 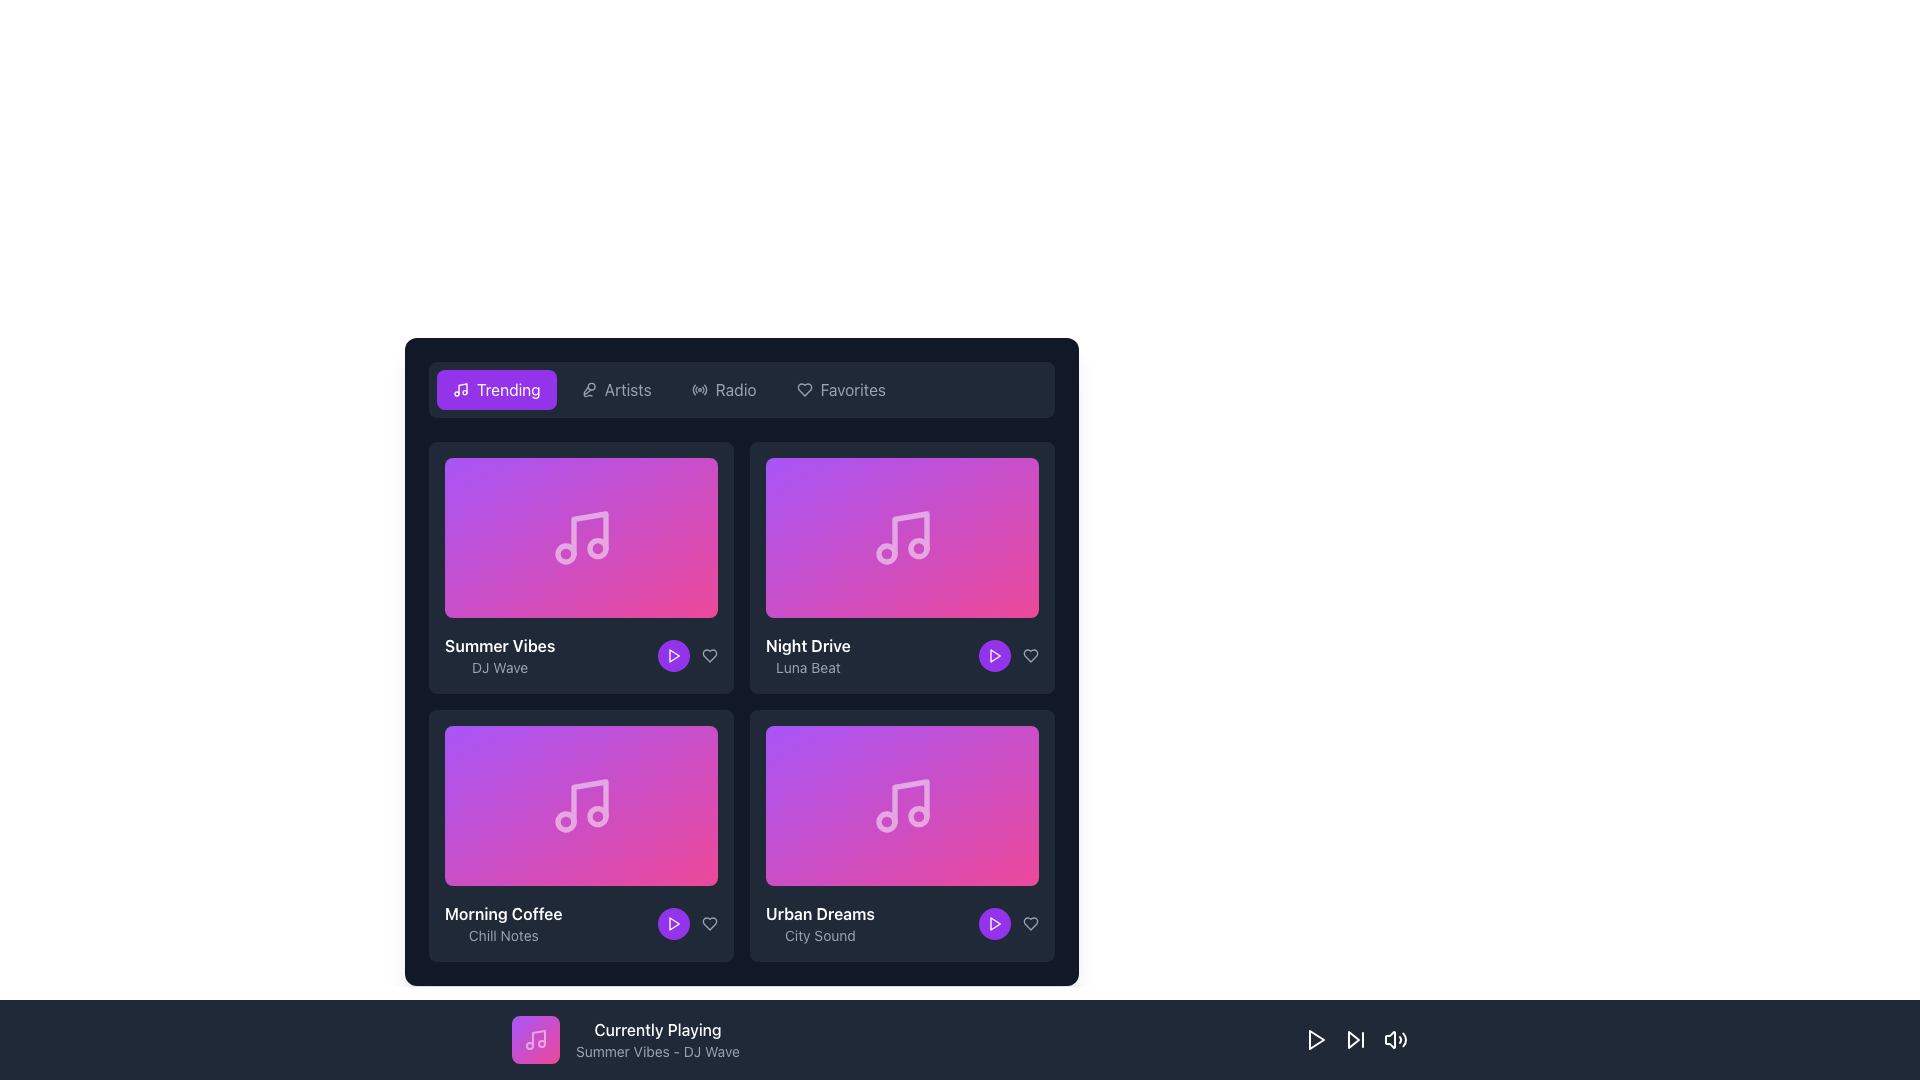 I want to click on the heart icon button located in the bottom-right vicinity of the 'Urban Dreams' card, so click(x=710, y=924).